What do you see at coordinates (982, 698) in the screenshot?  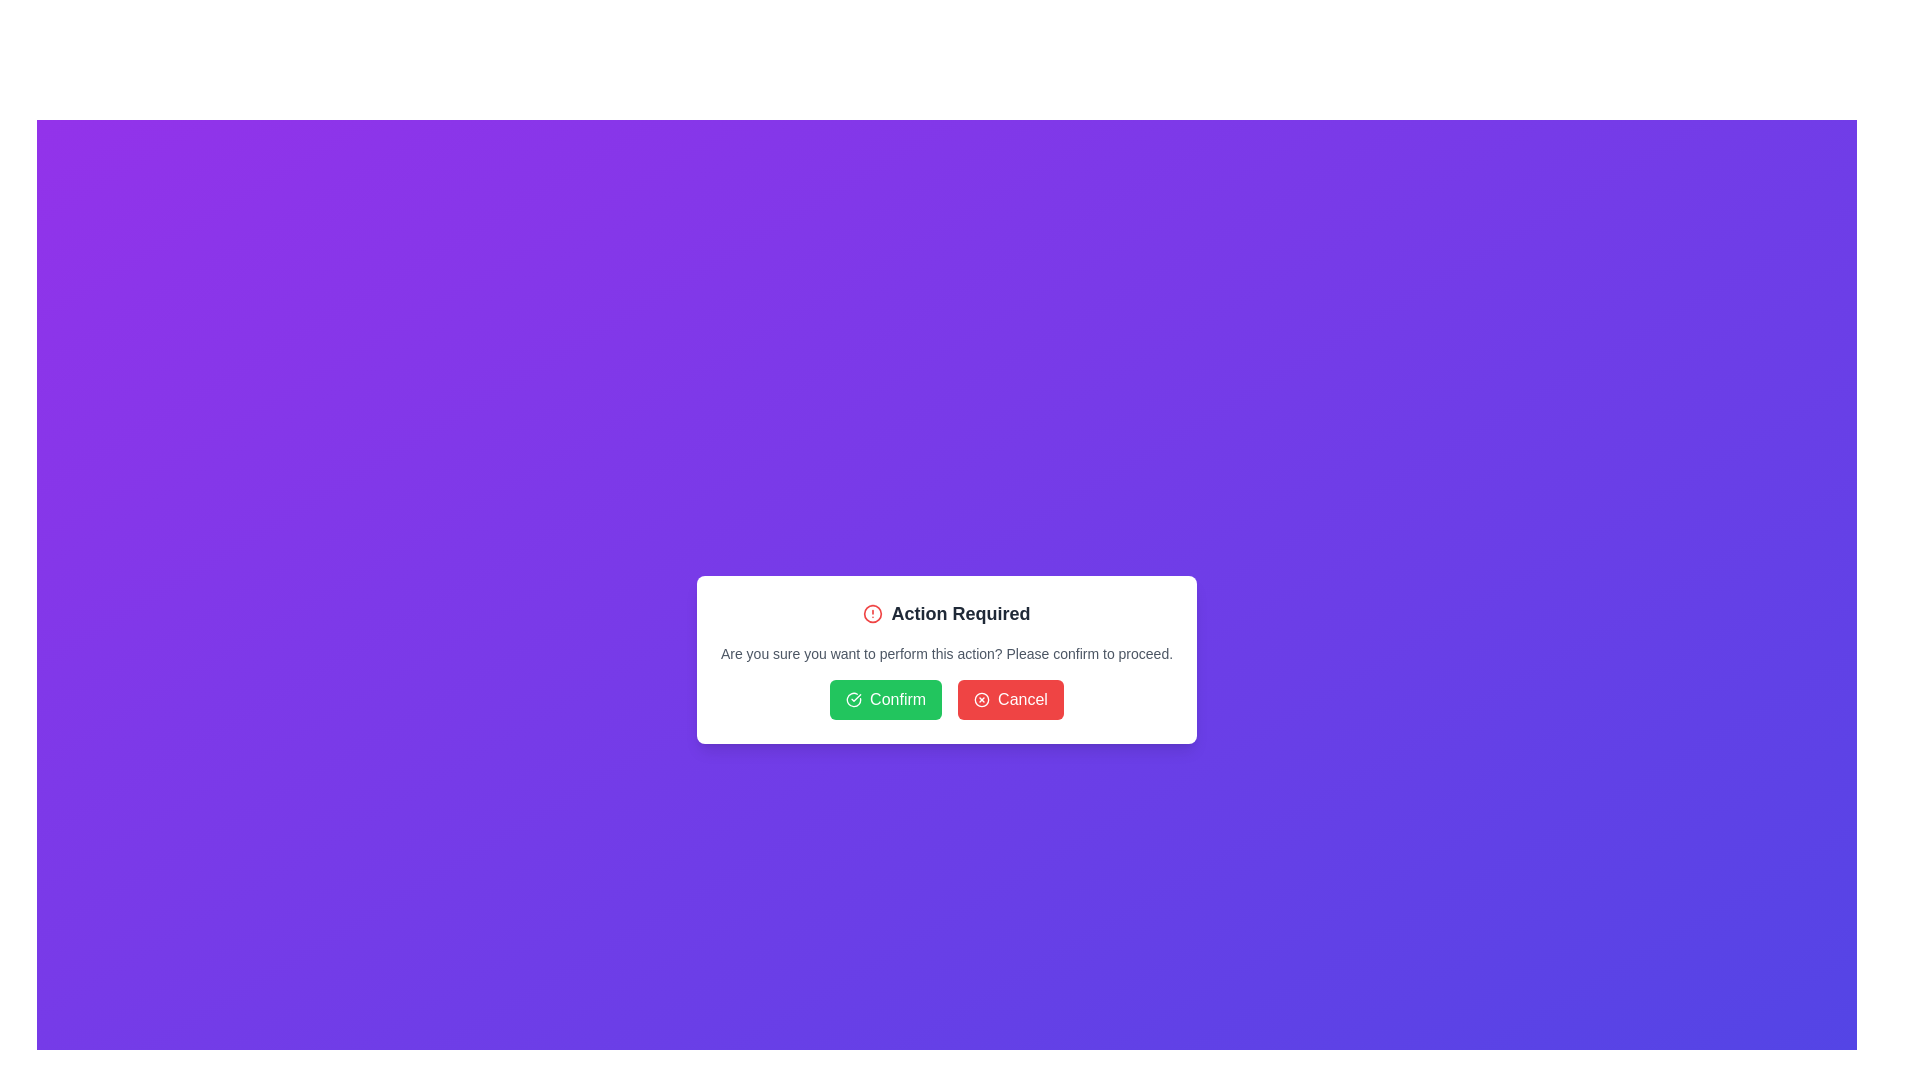 I see `the cancellation icon embedded in the 'Cancel' button, which is positioned to the left of the red text 'Cancel'` at bounding box center [982, 698].